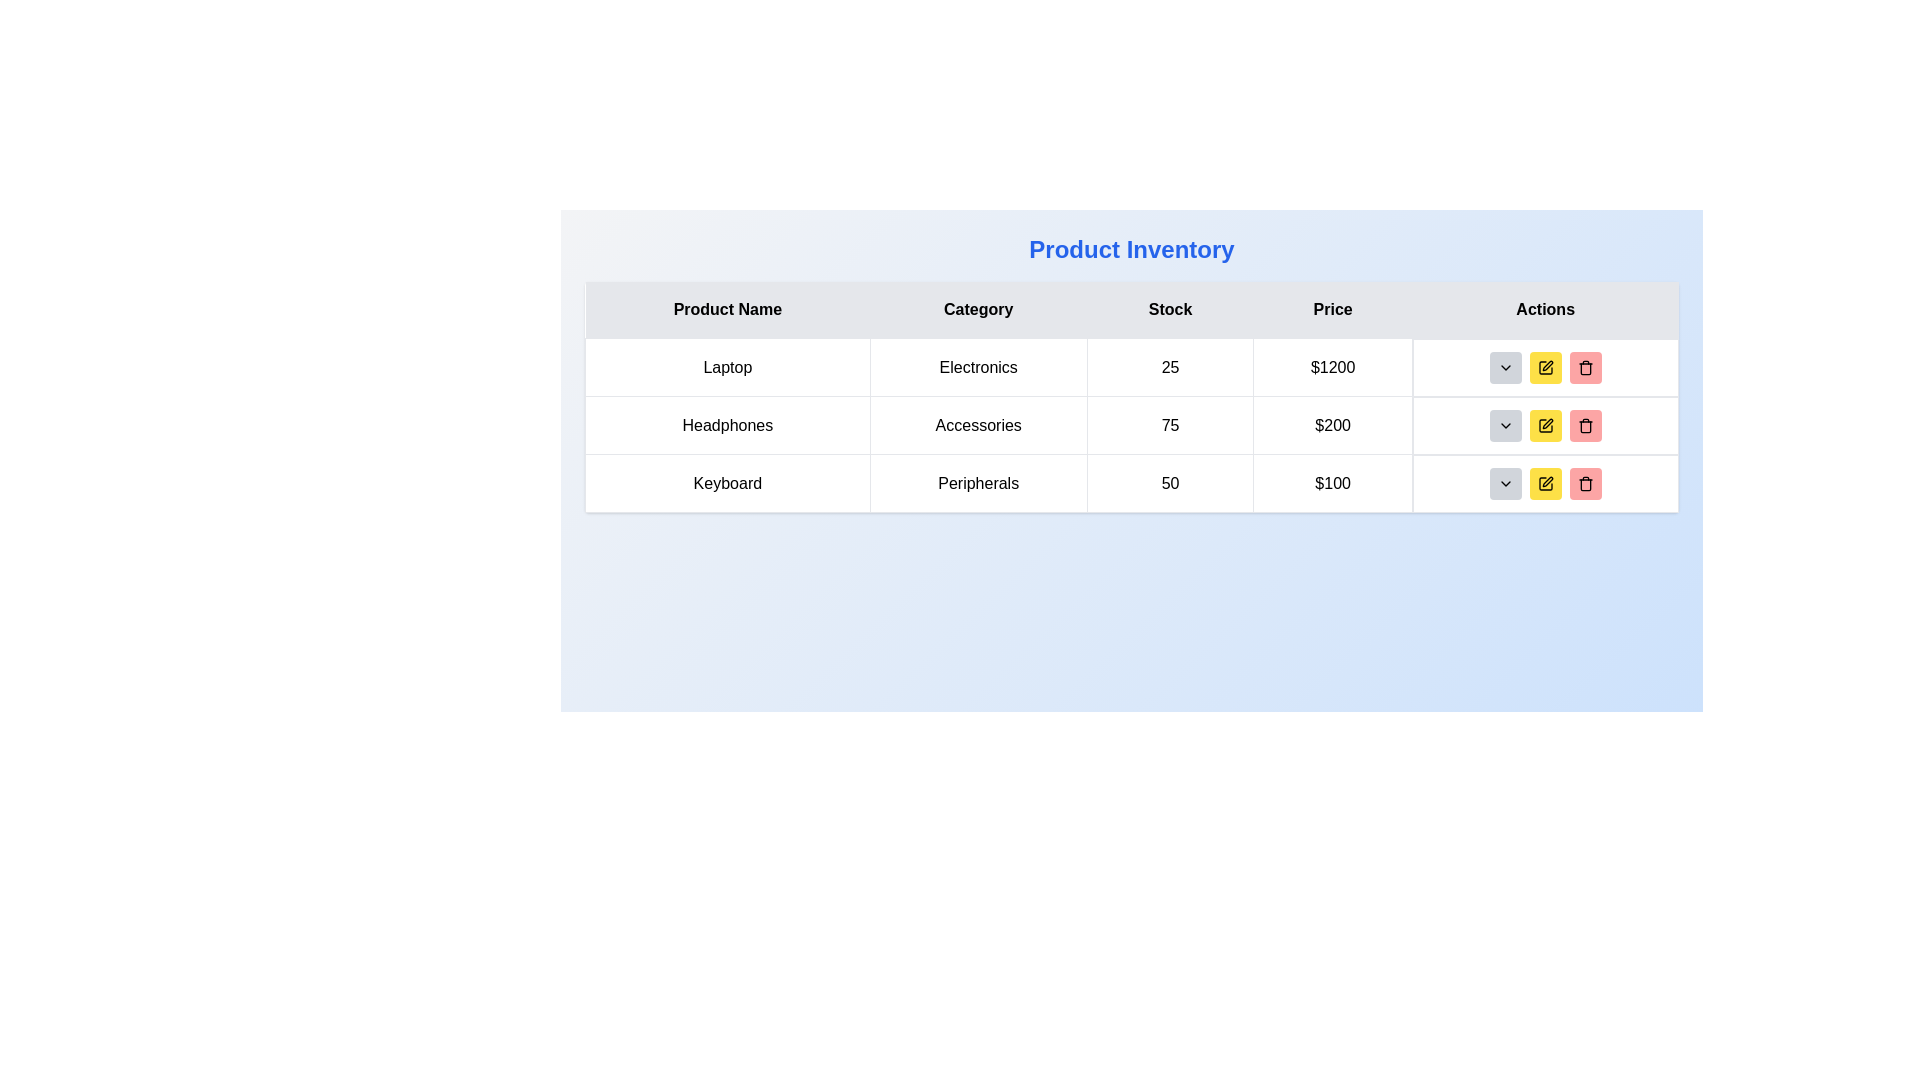 Image resolution: width=1920 pixels, height=1080 pixels. What do you see at coordinates (1170, 310) in the screenshot?
I see `the 'Stock' column header cell, which is the third cell in the table header row, located between 'Category' and 'Price'` at bounding box center [1170, 310].